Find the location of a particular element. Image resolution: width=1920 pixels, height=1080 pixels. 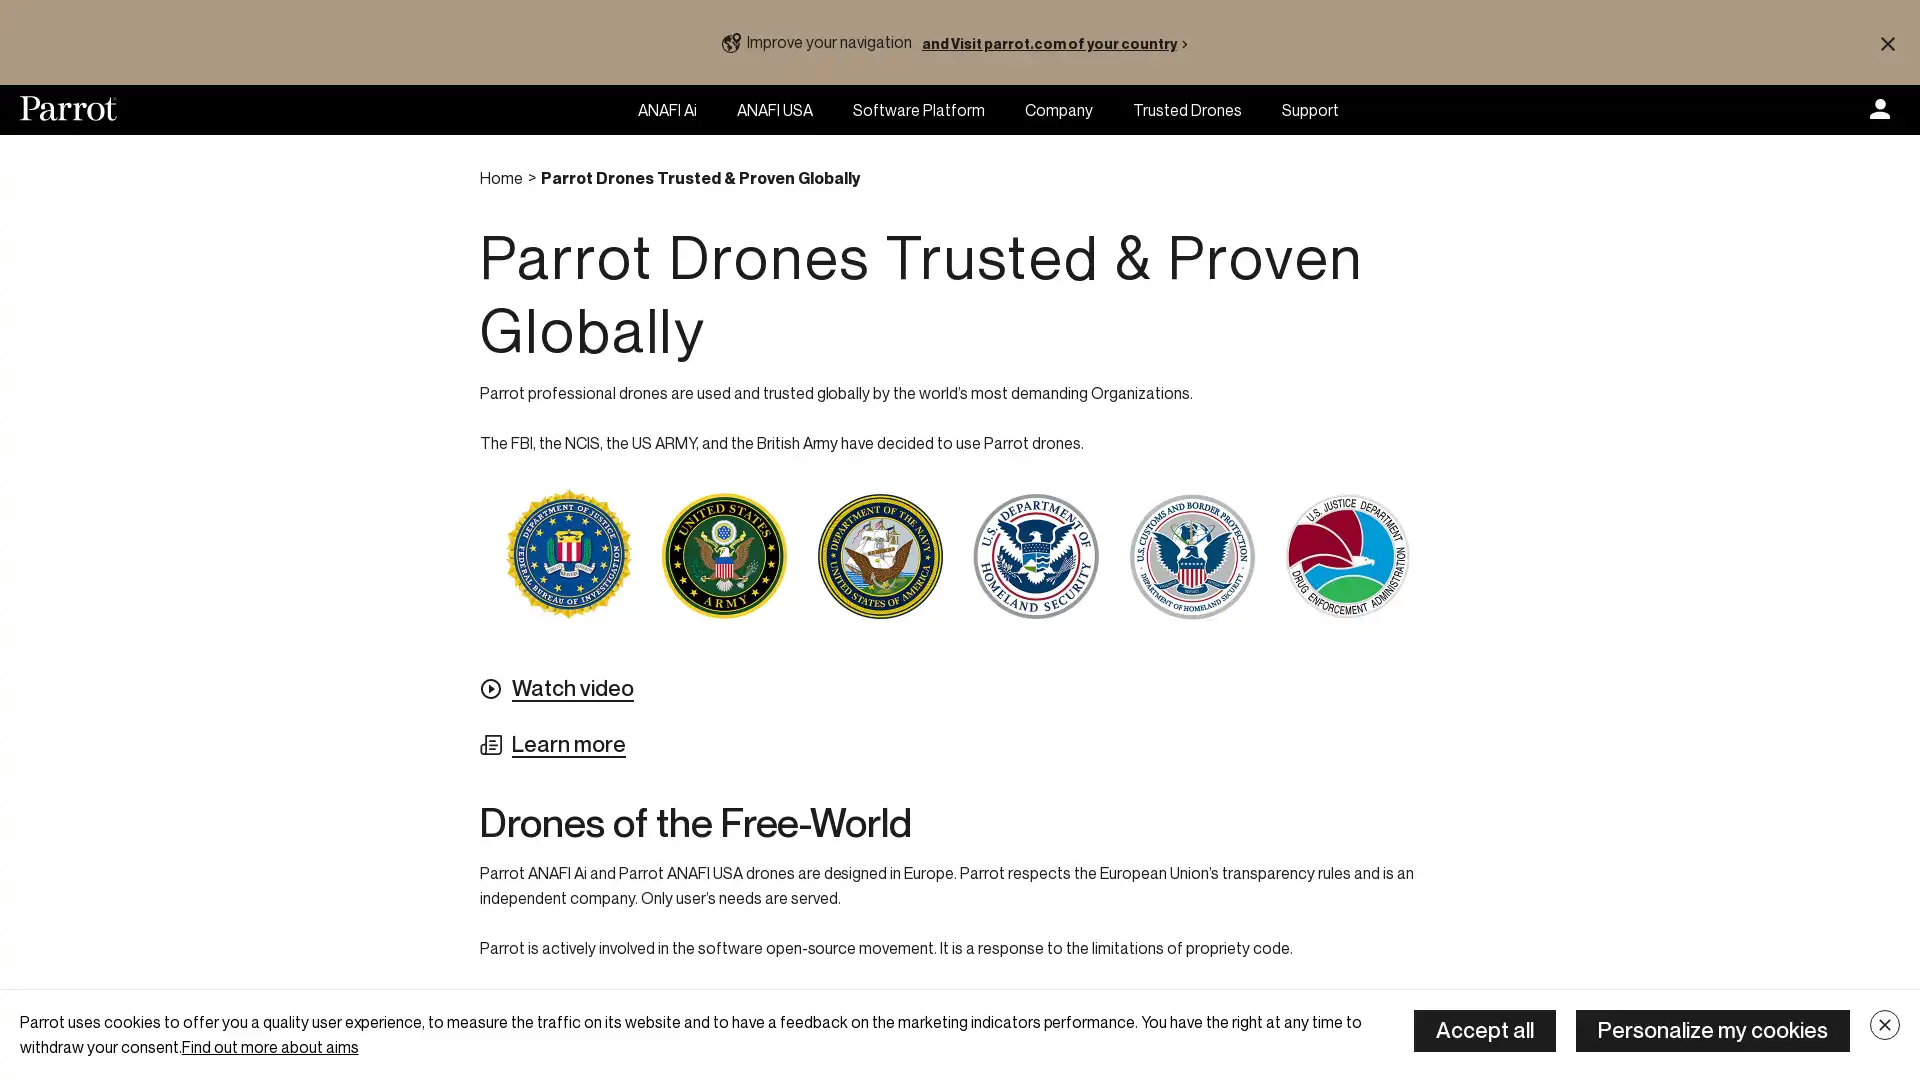

Personalize my cookies is located at coordinates (1712, 1030).